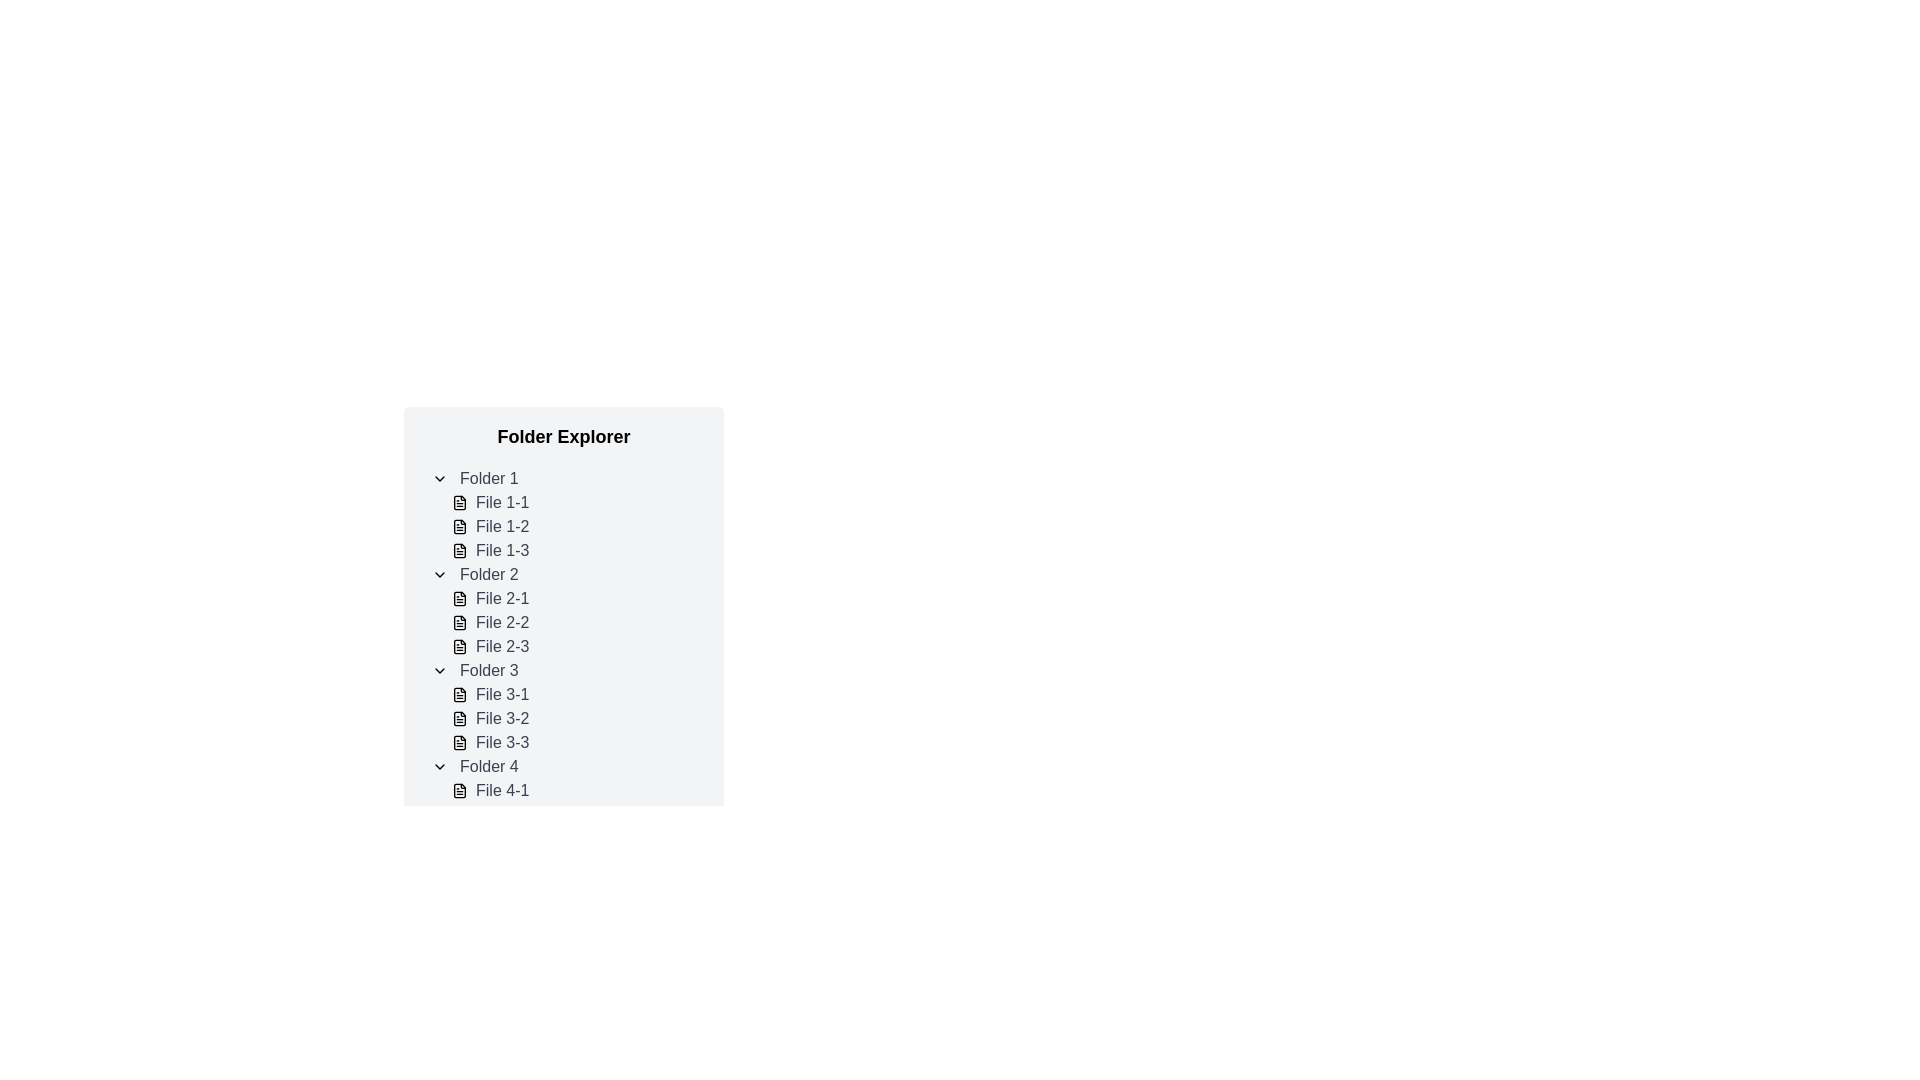 This screenshot has width=1920, height=1080. Describe the element at coordinates (439, 766) in the screenshot. I see `the downward-facing chevron icon next to 'Folder 4', used for expanding or collapsing folder content` at that location.